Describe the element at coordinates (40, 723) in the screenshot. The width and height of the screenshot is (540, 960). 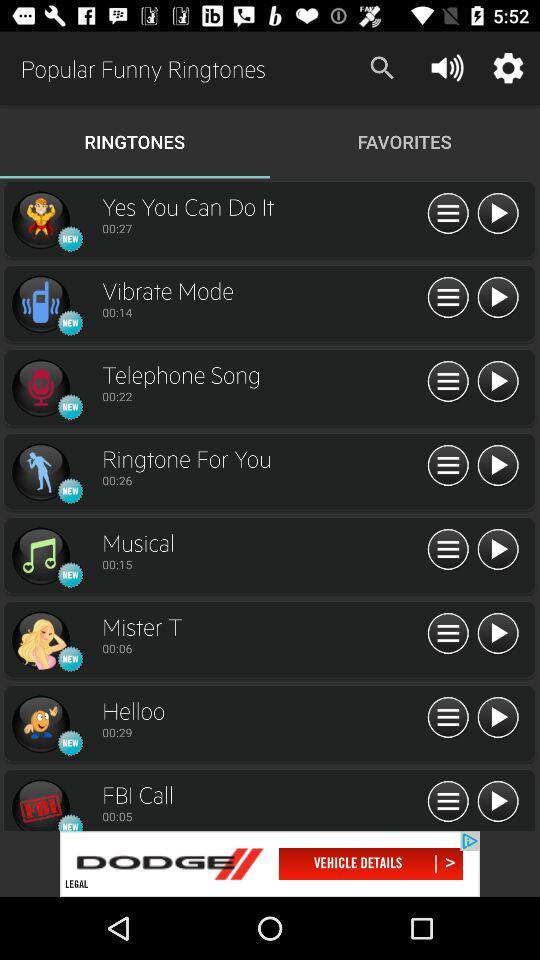
I see `icon of the ringtone` at that location.